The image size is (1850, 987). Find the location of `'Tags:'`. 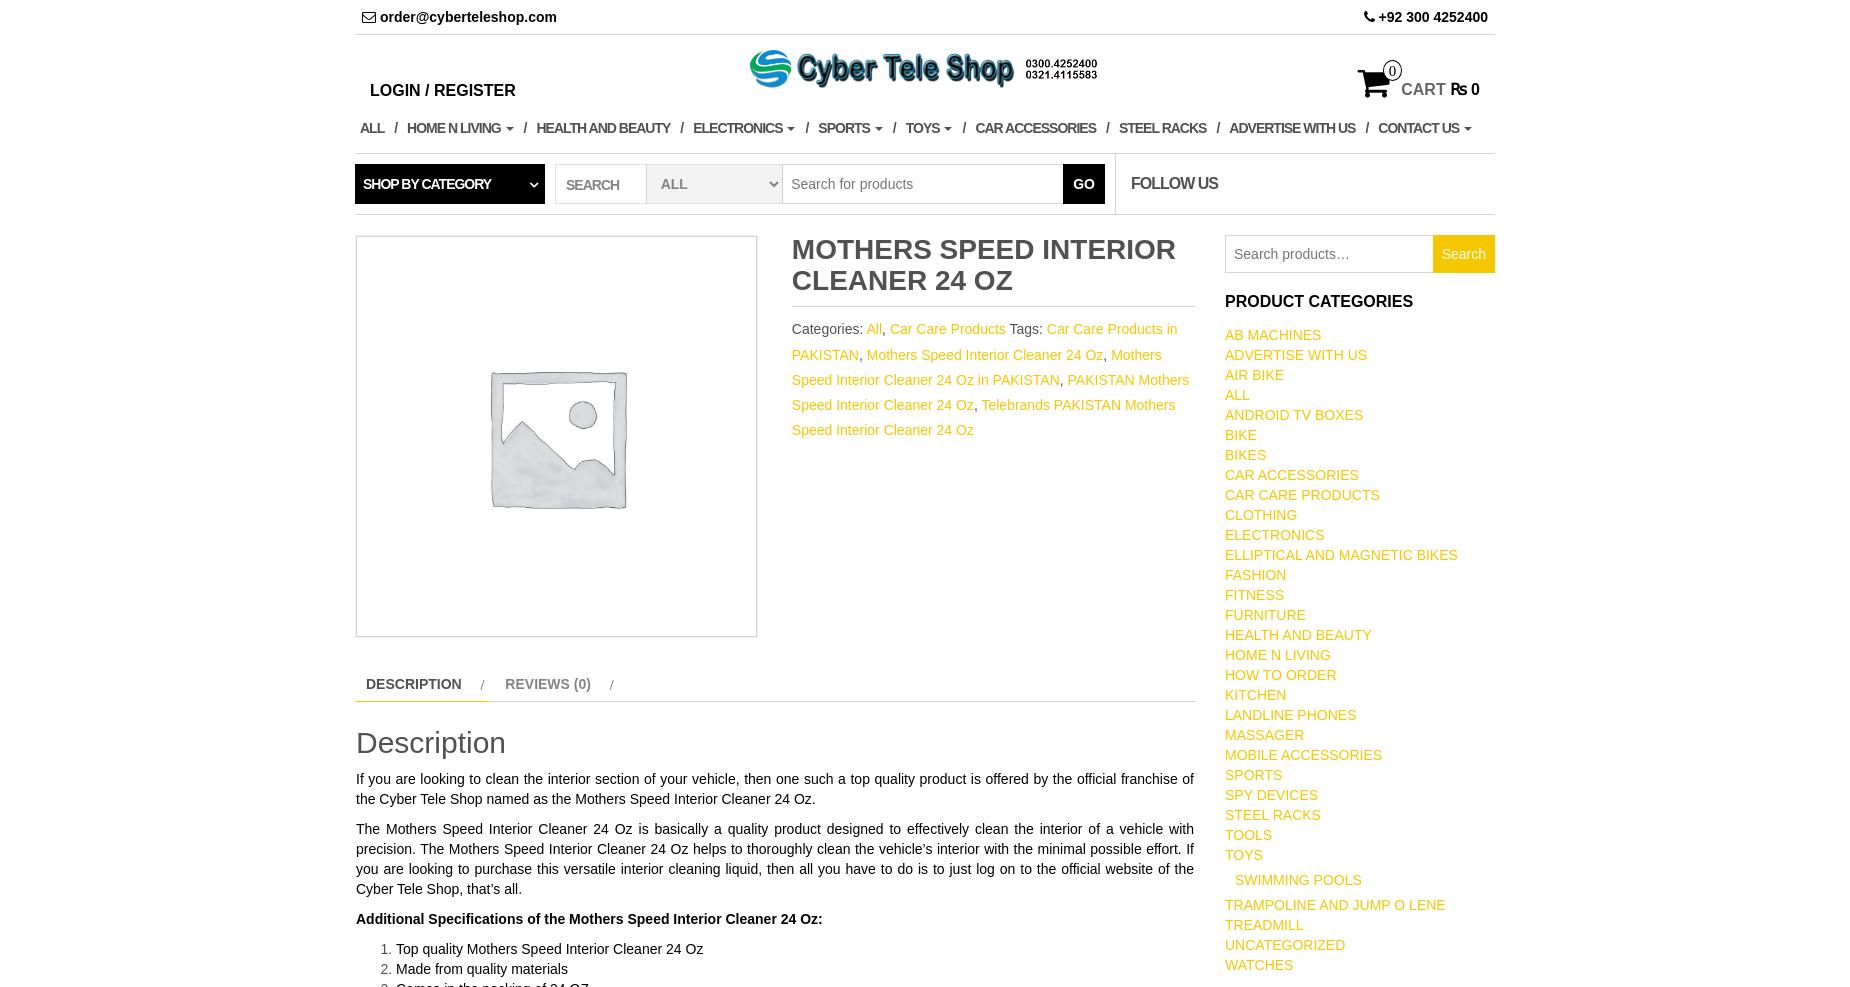

'Tags:' is located at coordinates (1007, 327).